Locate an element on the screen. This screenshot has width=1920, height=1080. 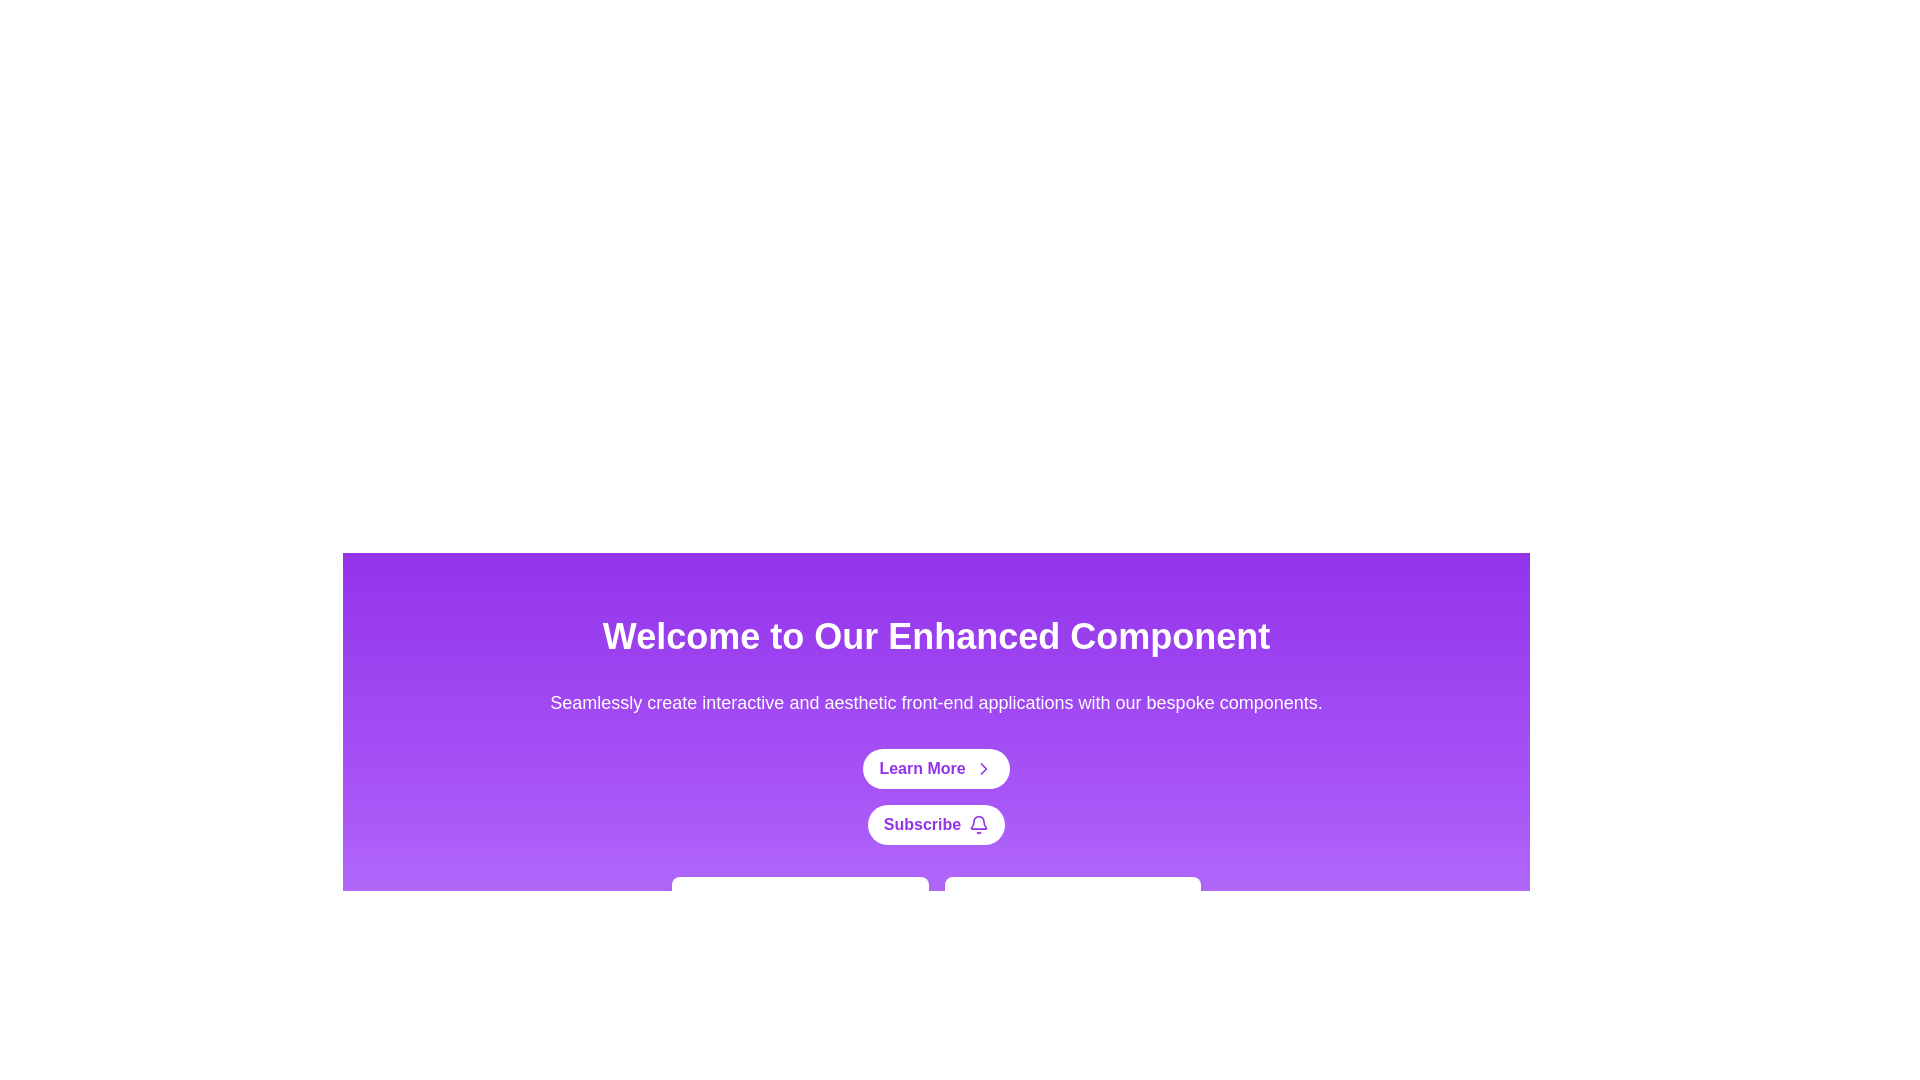
the prominently displayed title 'Welcome to Our Enhanced Component' located at the top of a purple gradient section is located at coordinates (935, 636).